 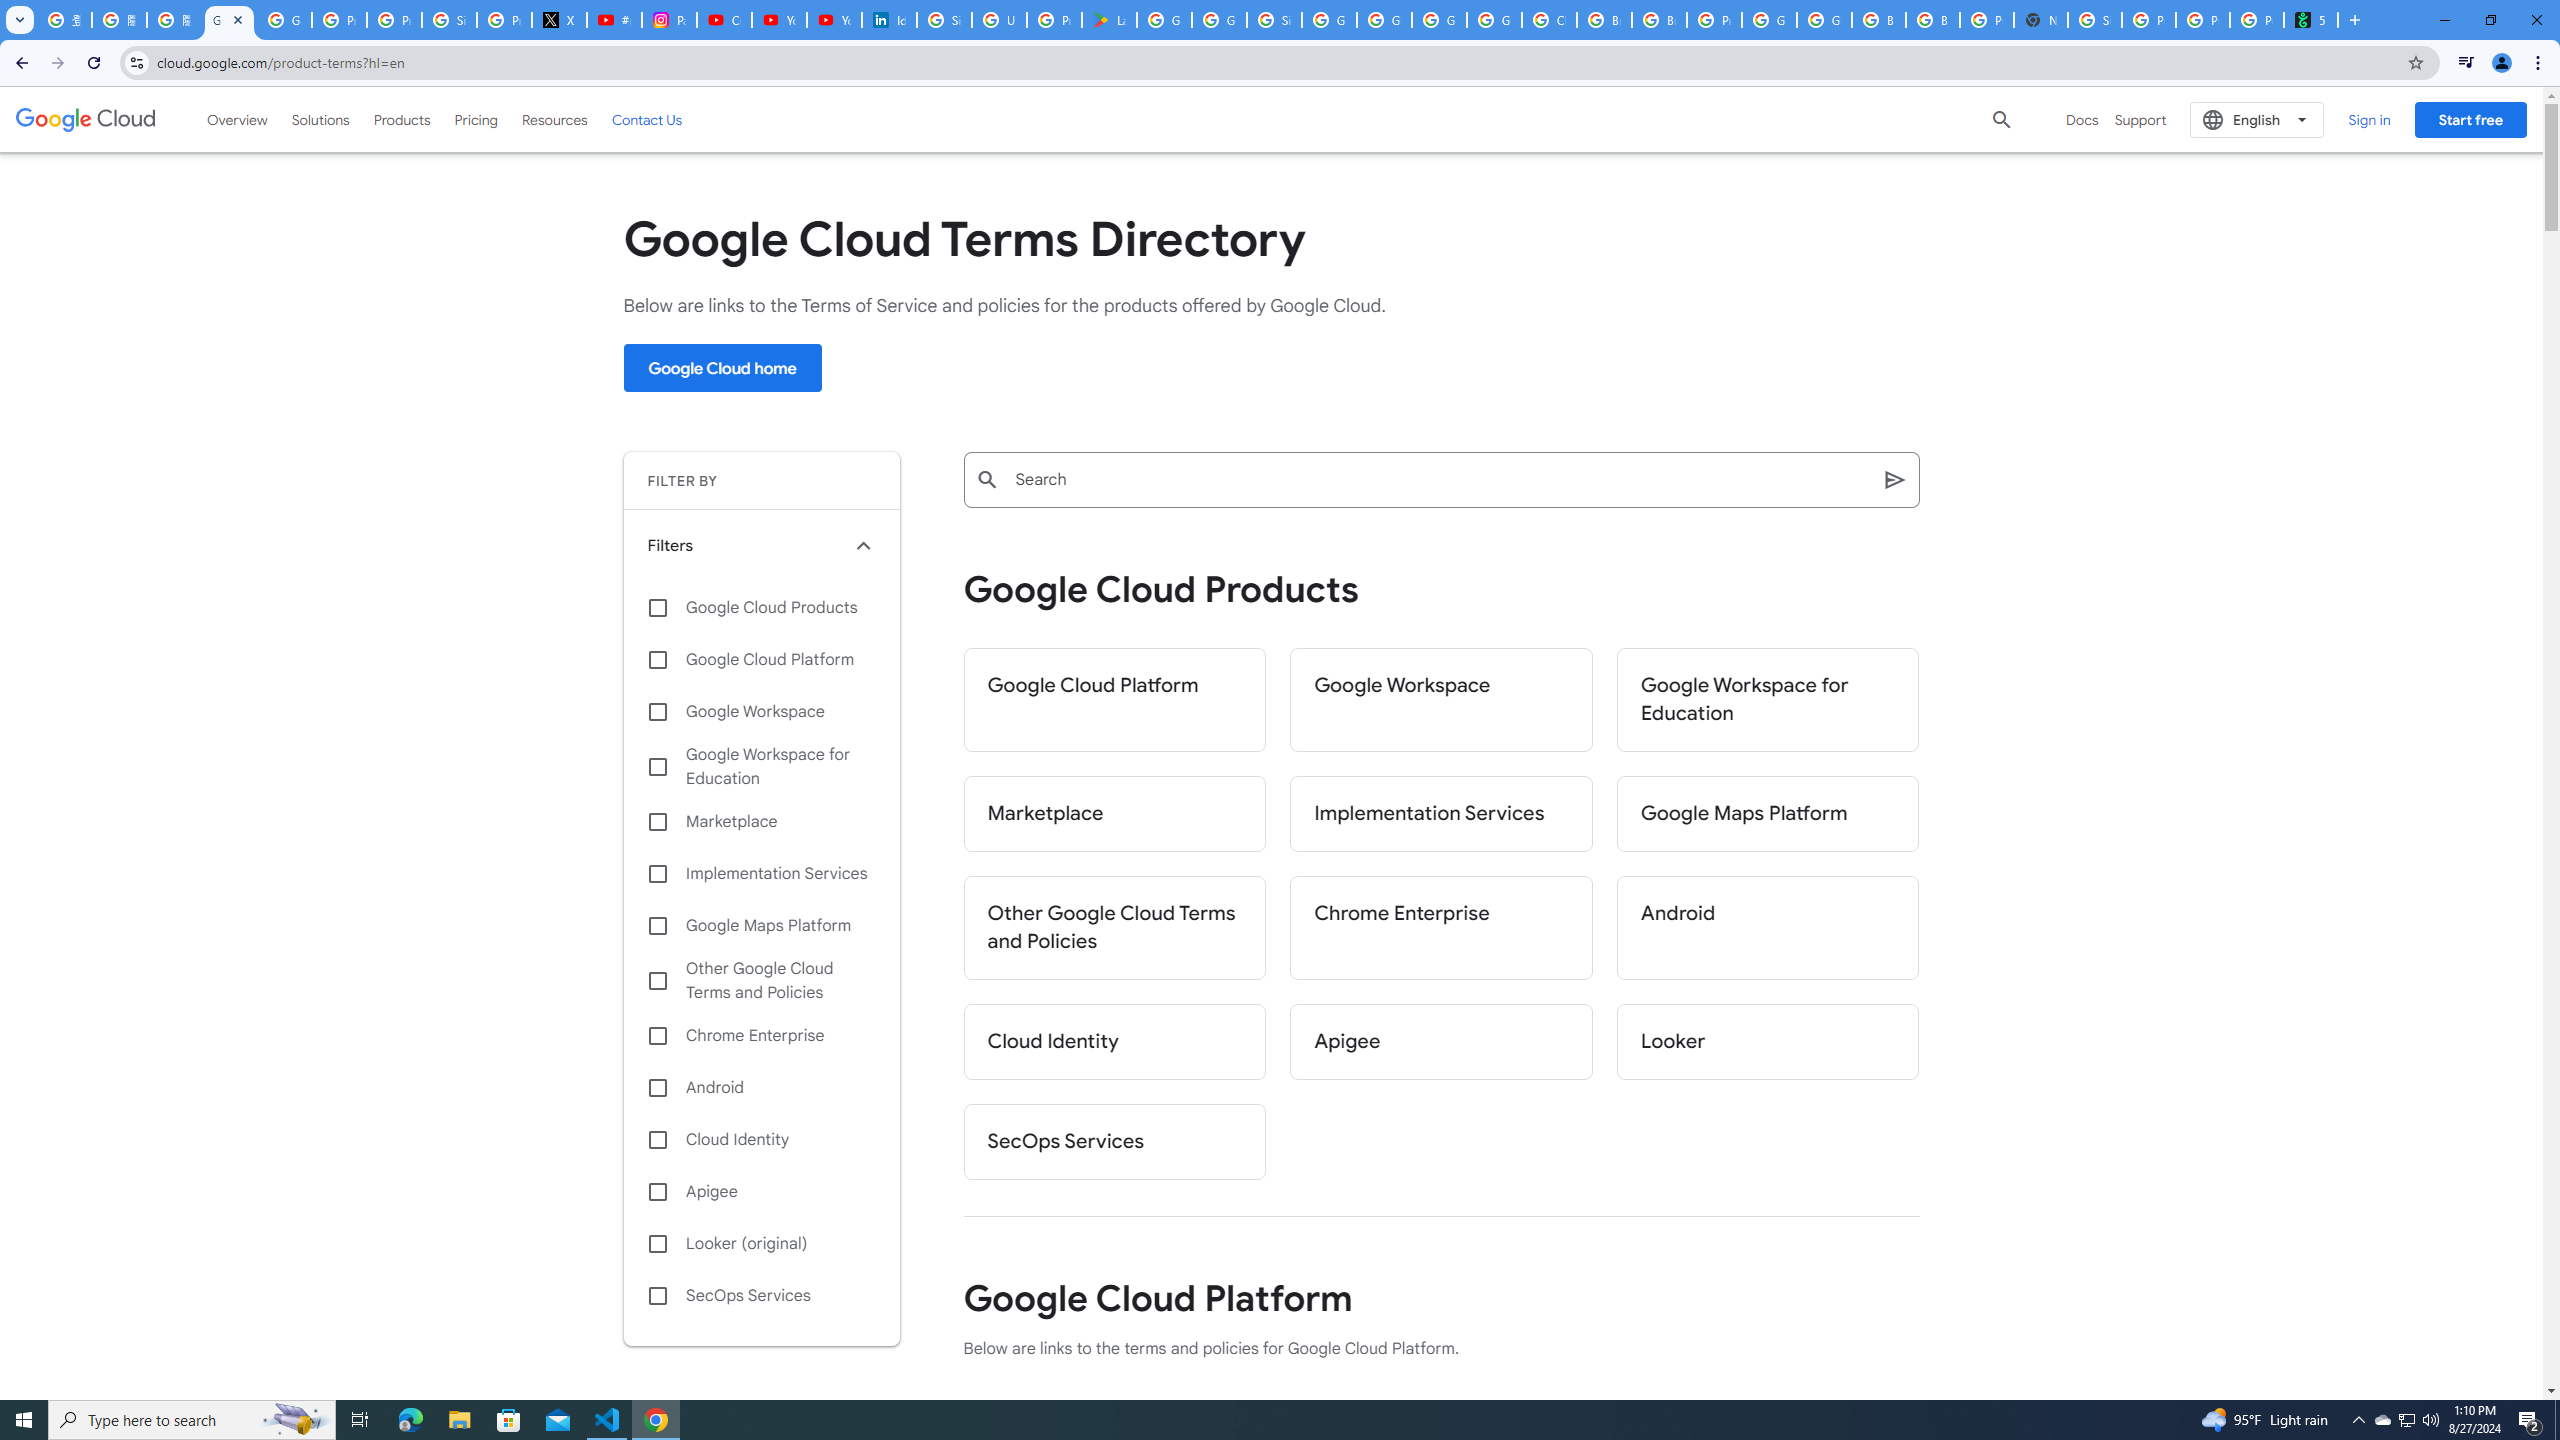 I want to click on 'Apigee', so click(x=1440, y=1041).